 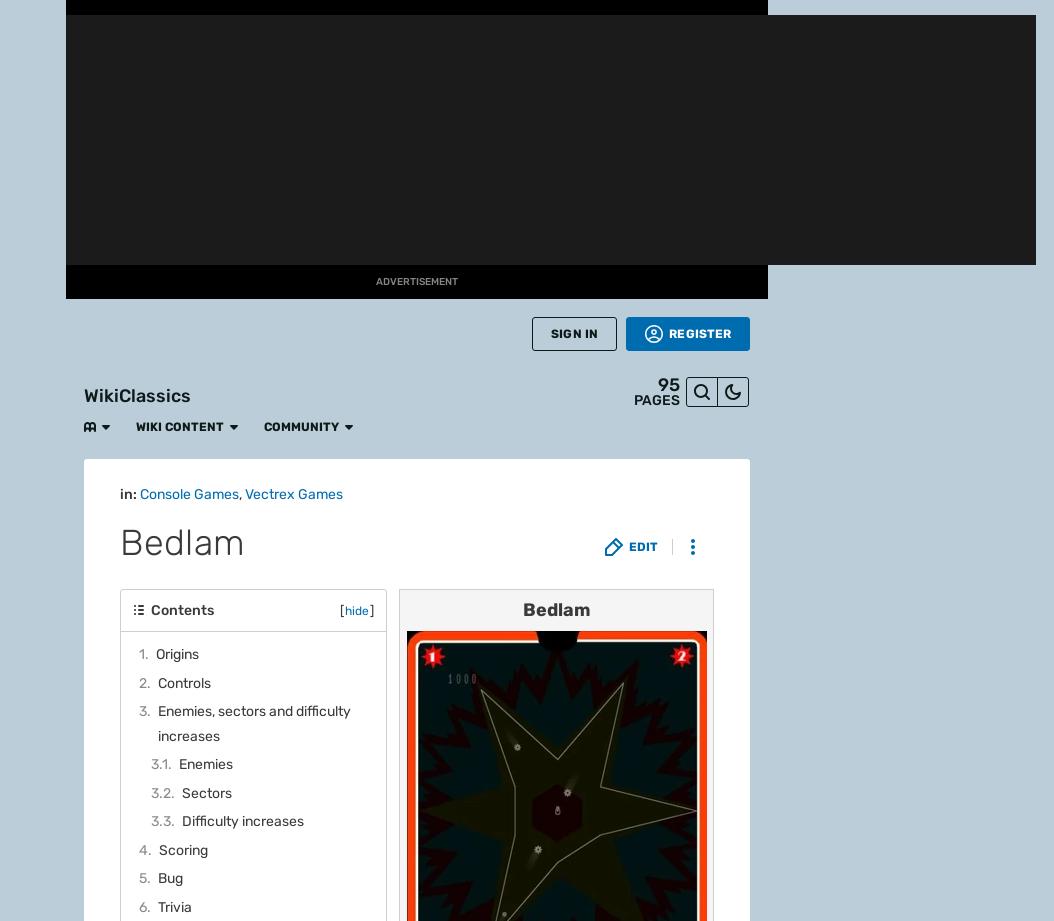 I want to click on 'Anime', so click(x=32, y=357).